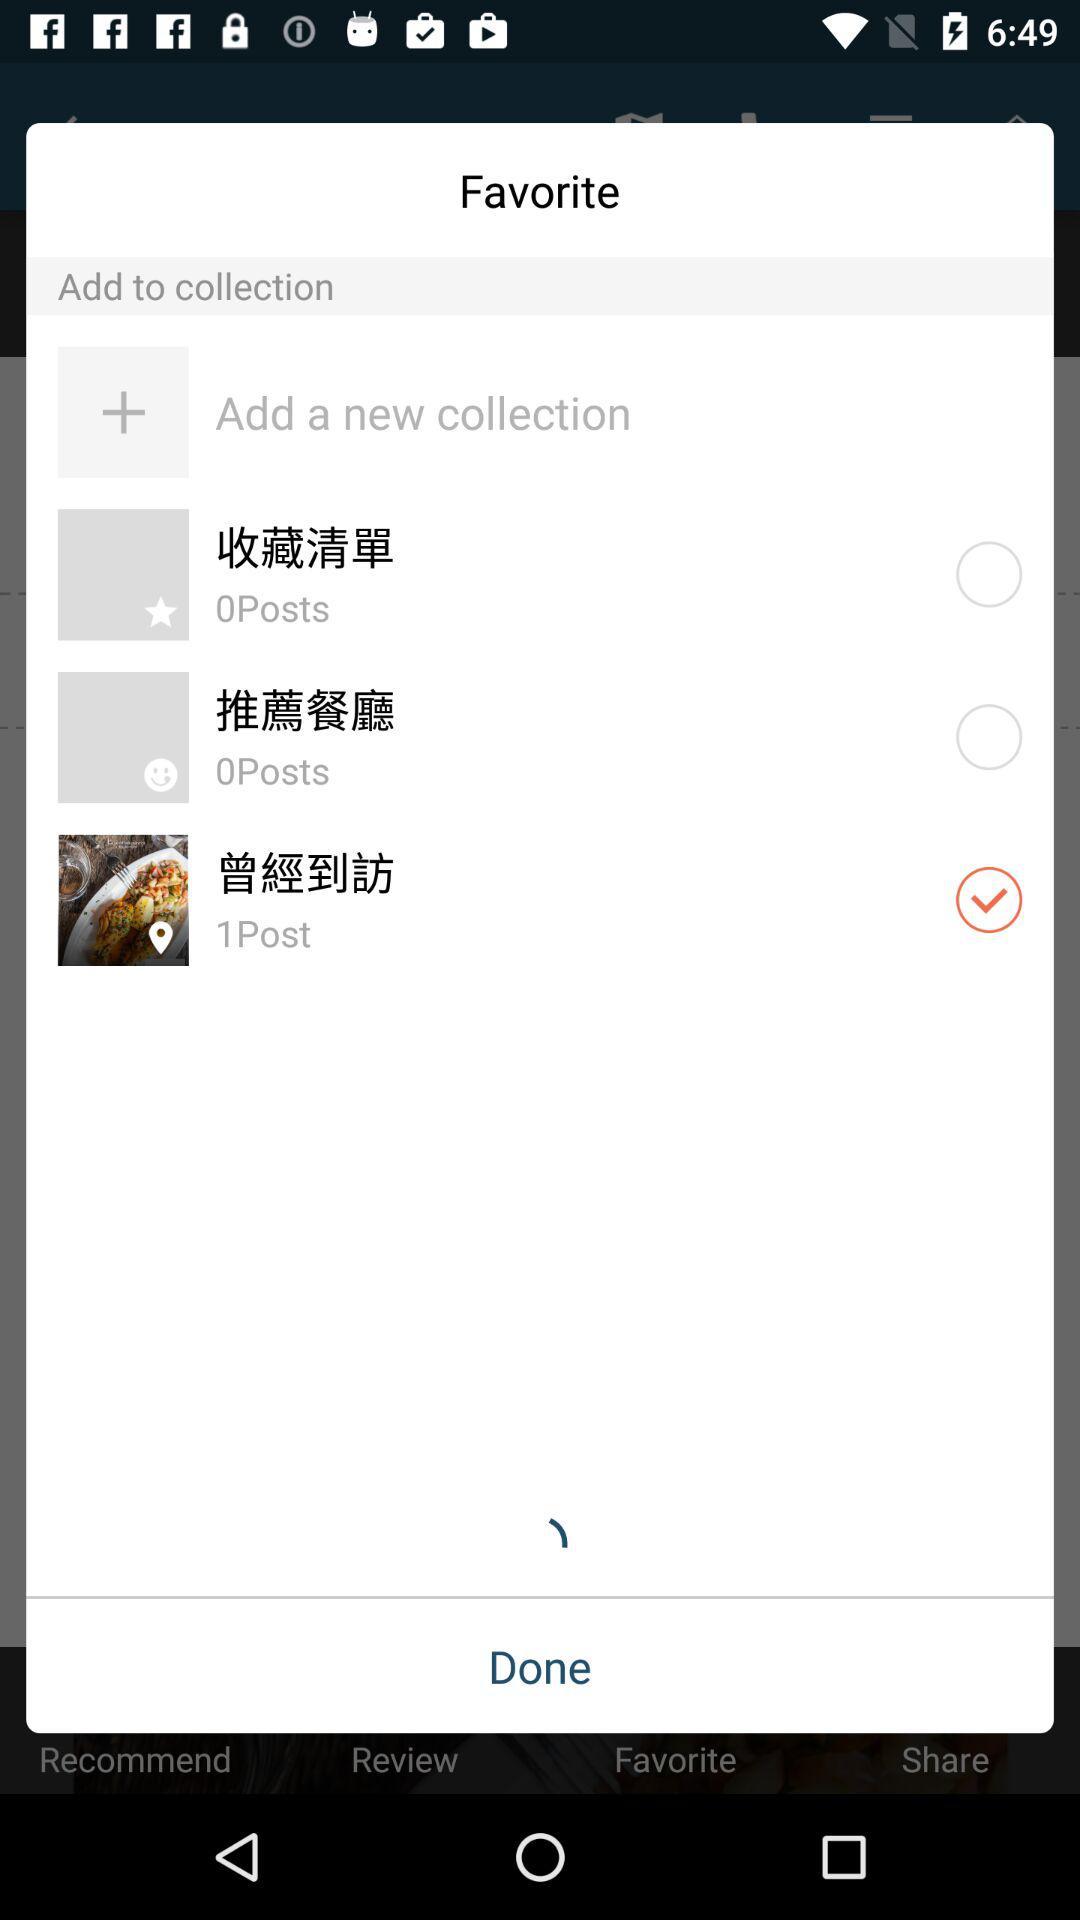  Describe the element at coordinates (540, 1666) in the screenshot. I see `the done icon` at that location.